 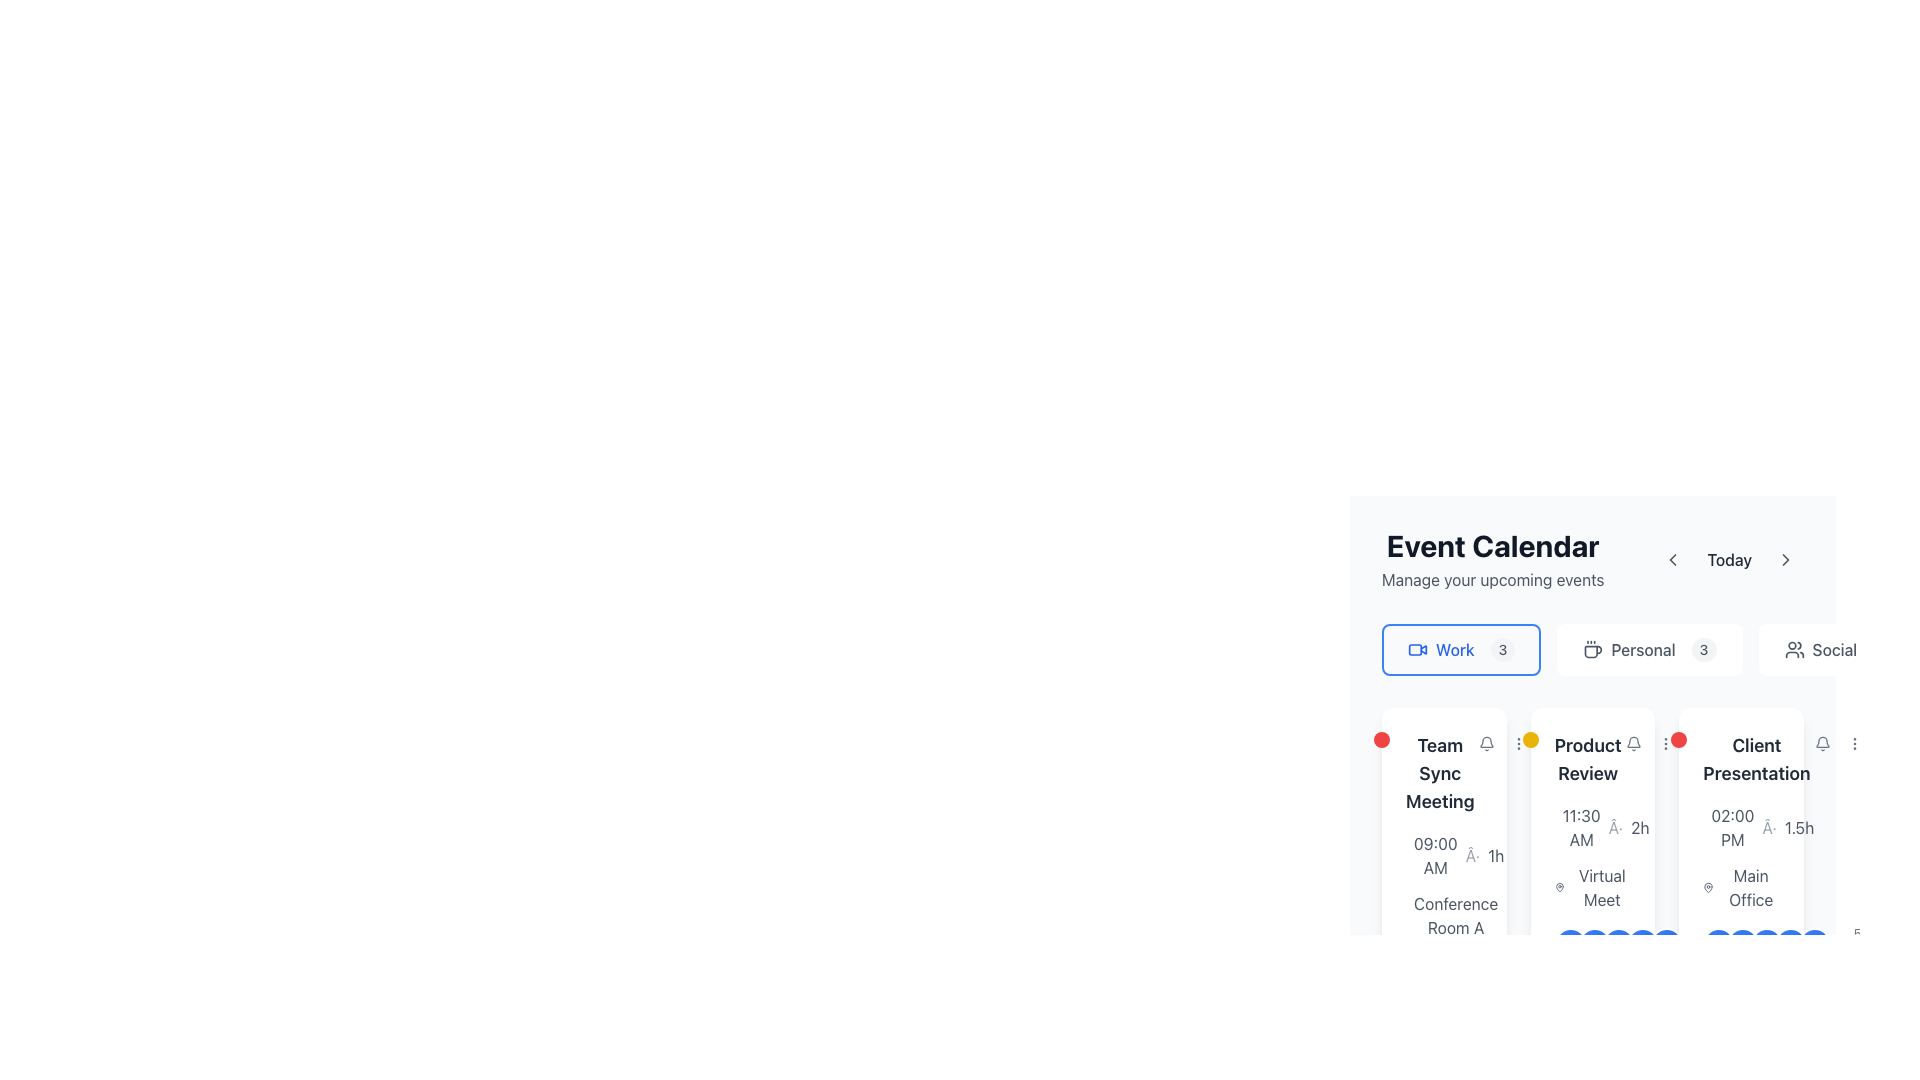 I want to click on the static text element that displays 'Manage your upcoming events', which is styled in gray and positioned below the 'Event Calendar' heading, so click(x=1493, y=579).